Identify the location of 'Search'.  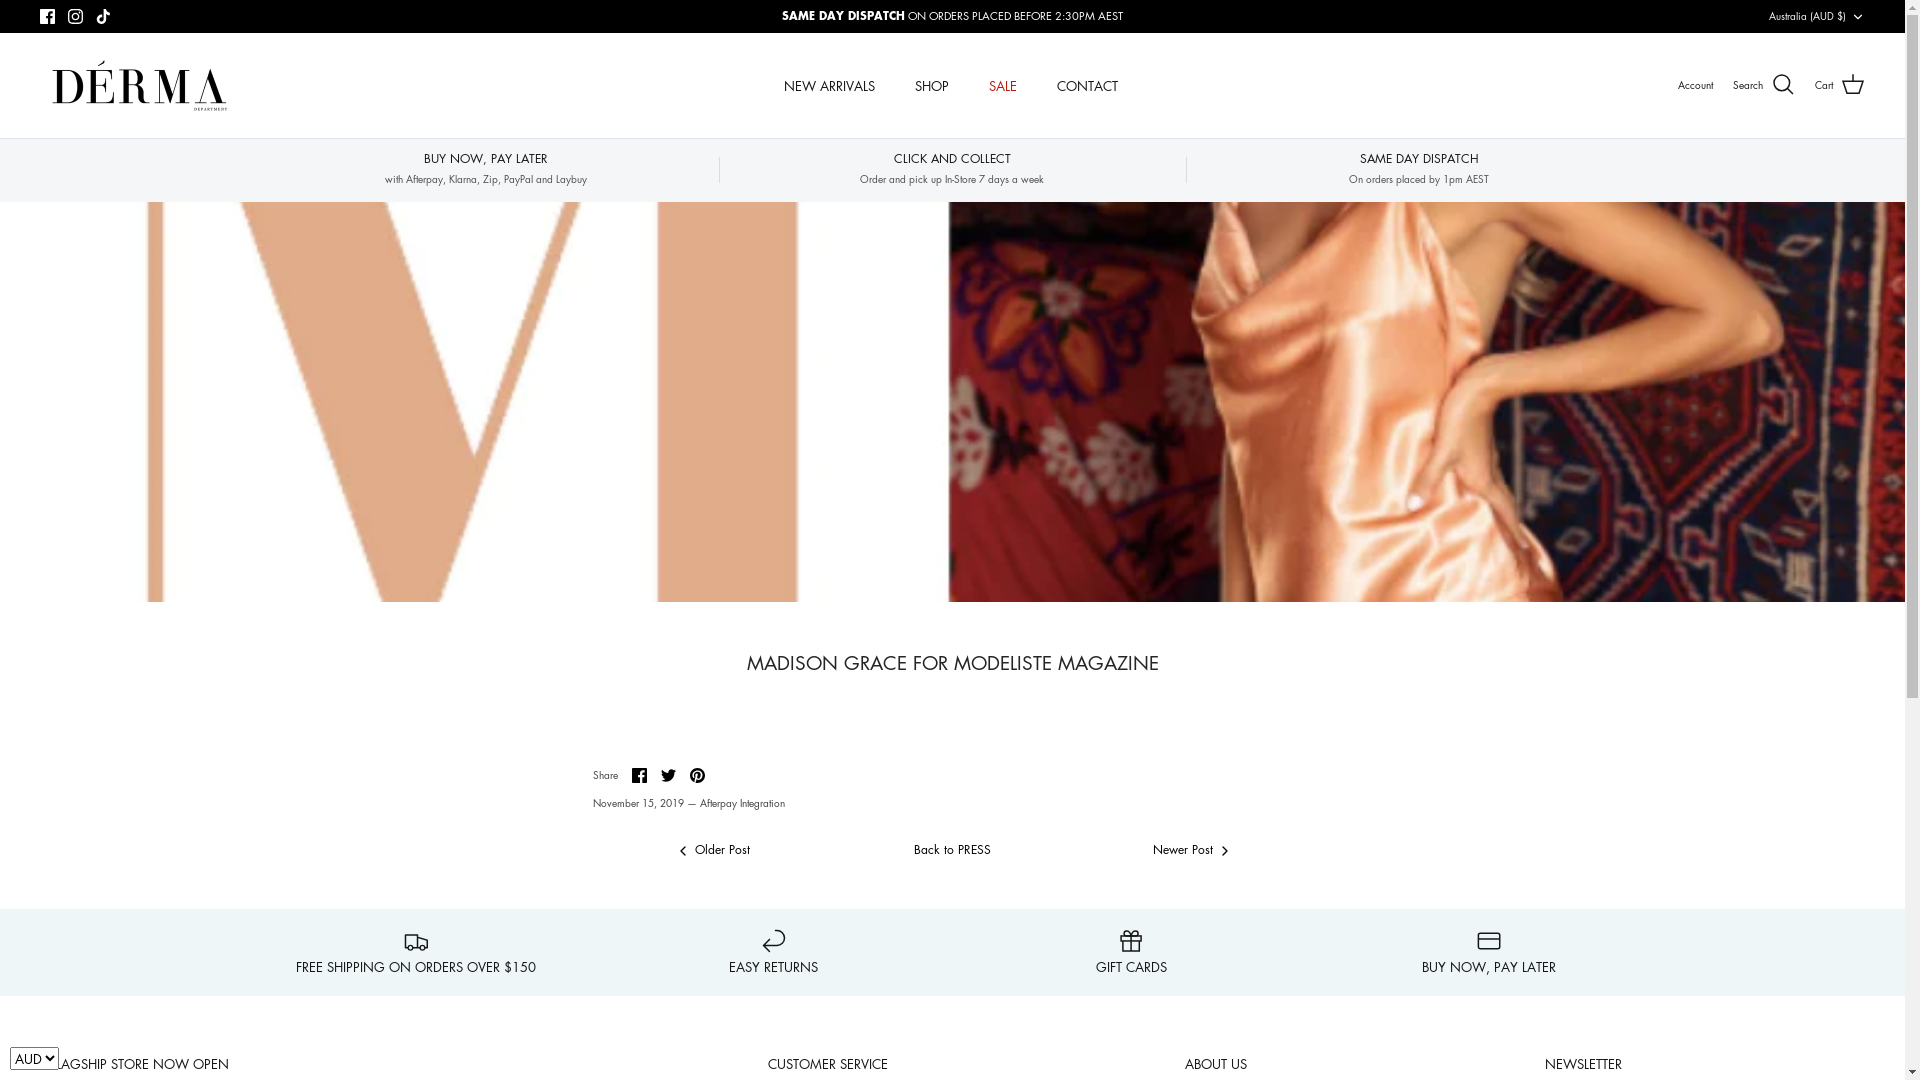
(1731, 83).